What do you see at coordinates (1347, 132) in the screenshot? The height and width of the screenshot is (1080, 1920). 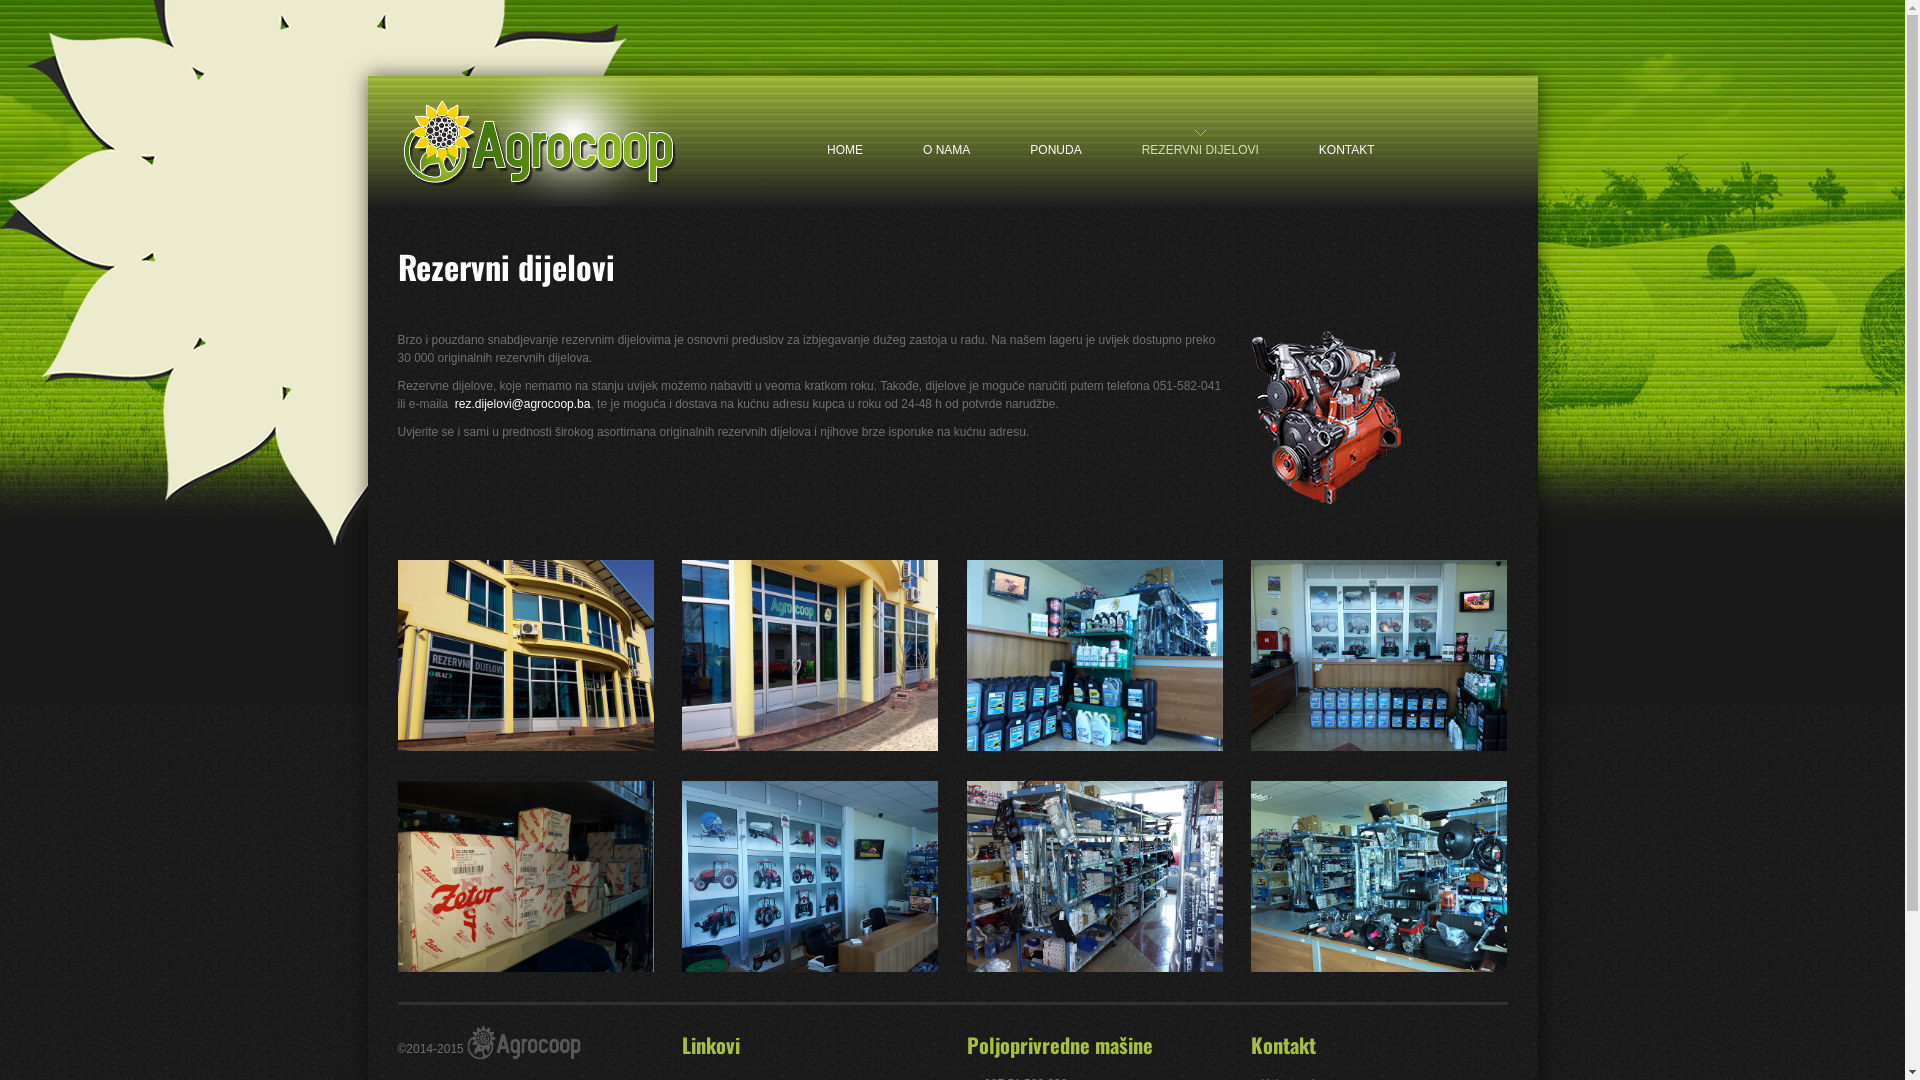 I see `'KONTAKT'` at bounding box center [1347, 132].